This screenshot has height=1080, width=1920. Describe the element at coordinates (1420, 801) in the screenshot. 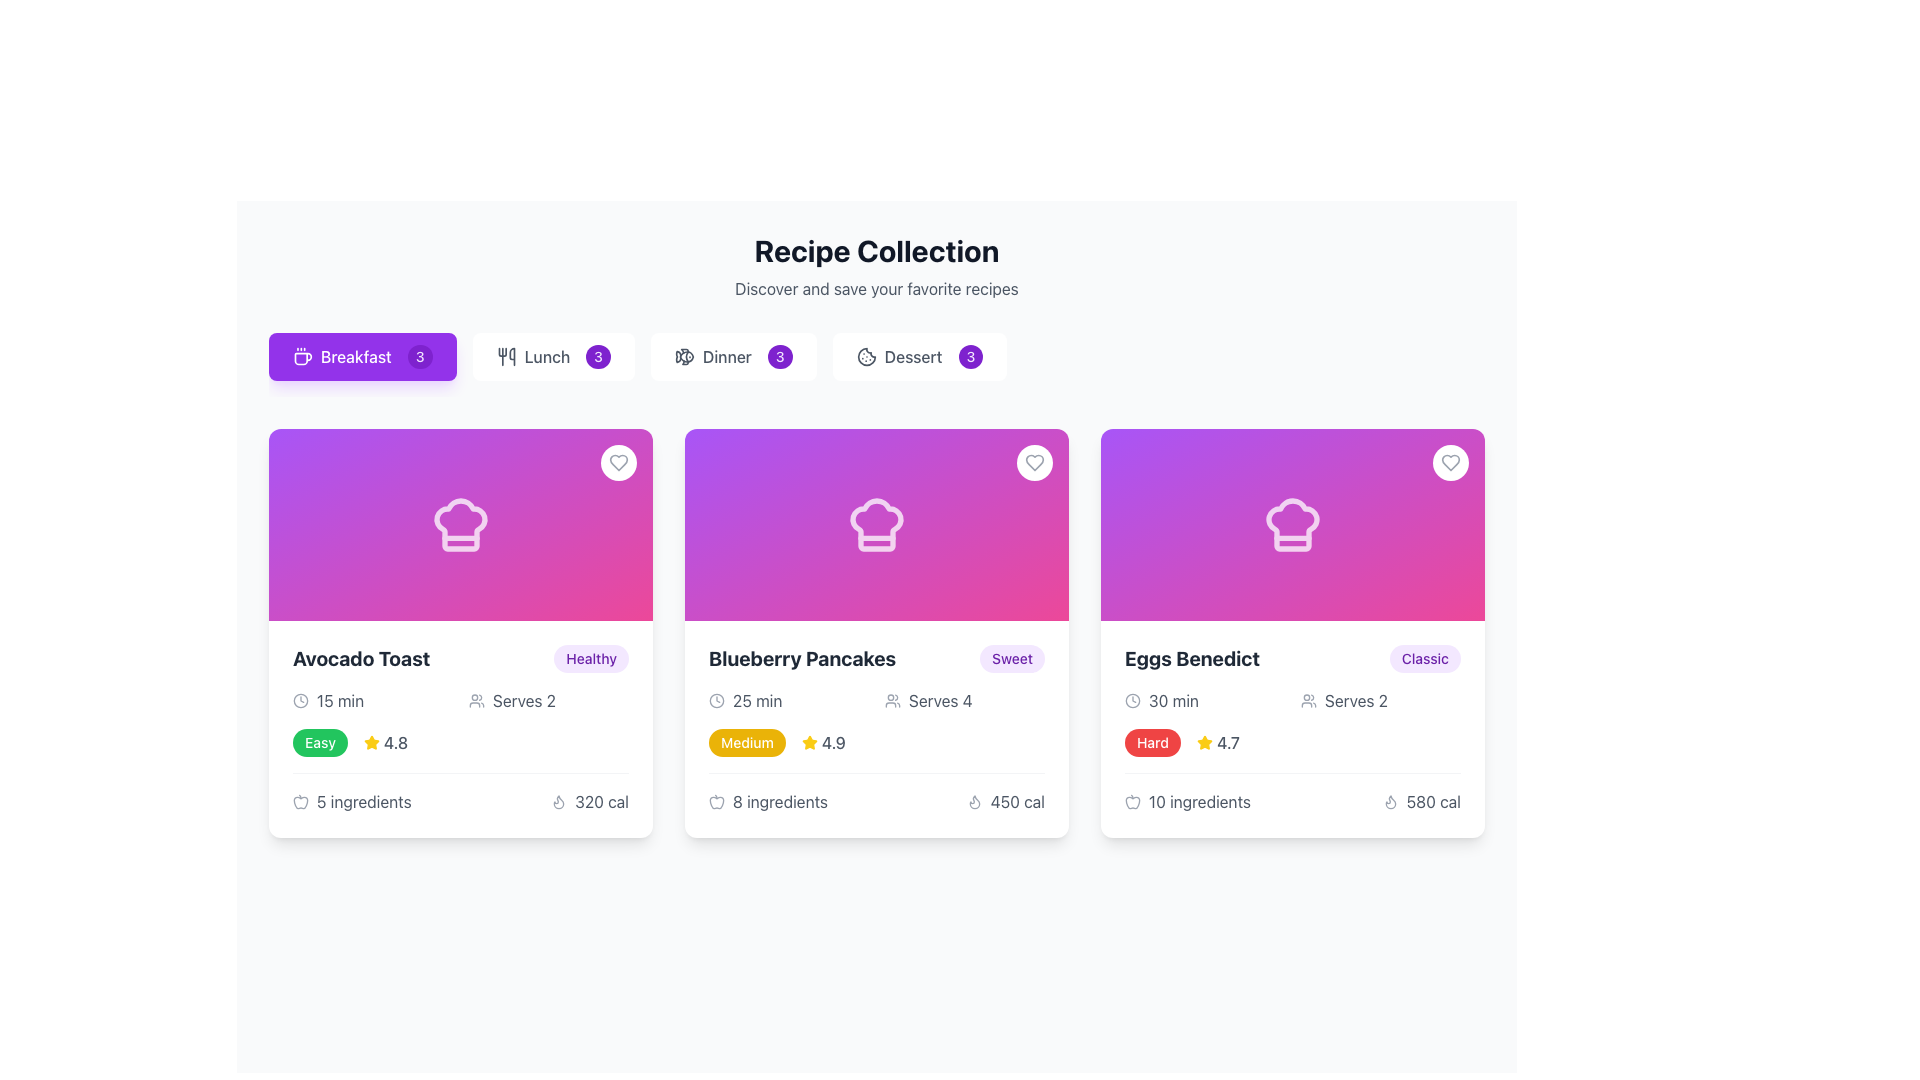

I see `the text and icon combination that informs the user about the caloric content of the 'Eggs Benedict' recipe card, located in the bottom-right corner of the card` at that location.